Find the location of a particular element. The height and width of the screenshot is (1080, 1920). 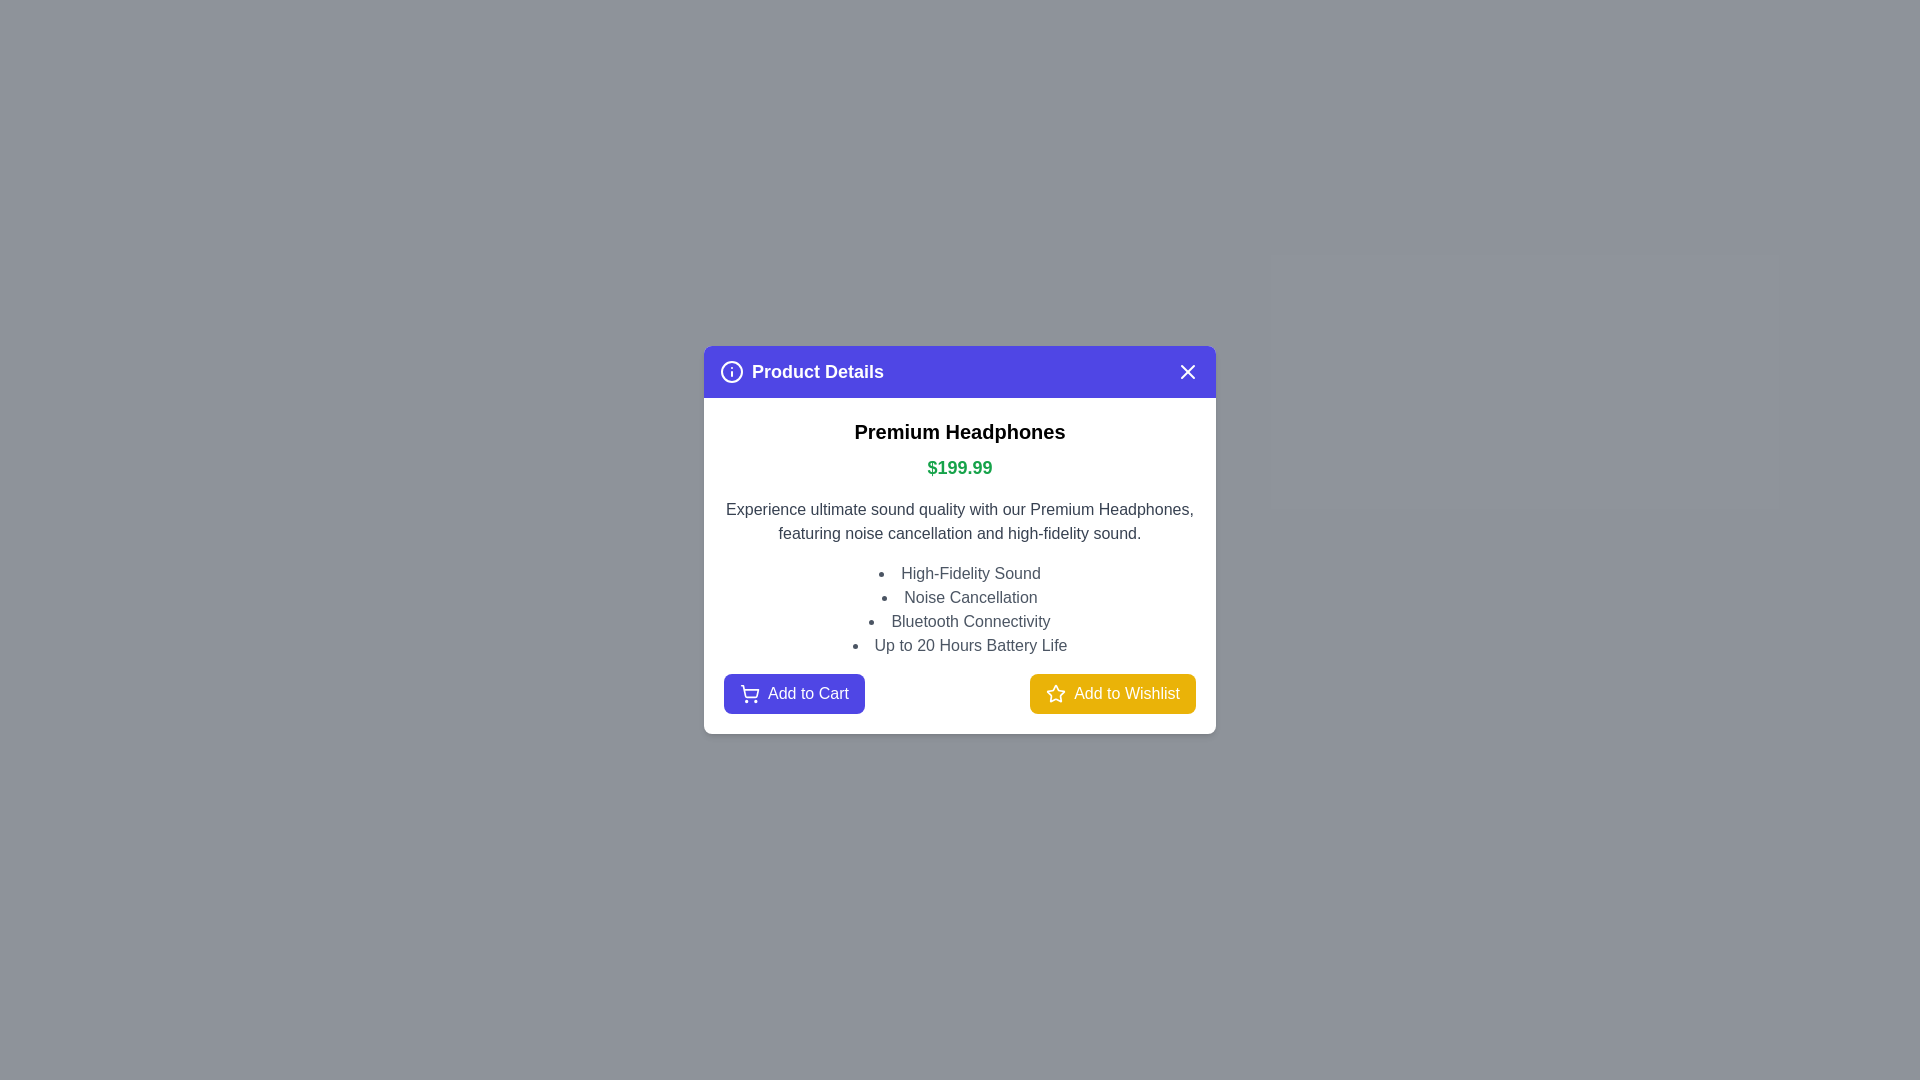

the 'Add to Wishlist' button is located at coordinates (1112, 693).